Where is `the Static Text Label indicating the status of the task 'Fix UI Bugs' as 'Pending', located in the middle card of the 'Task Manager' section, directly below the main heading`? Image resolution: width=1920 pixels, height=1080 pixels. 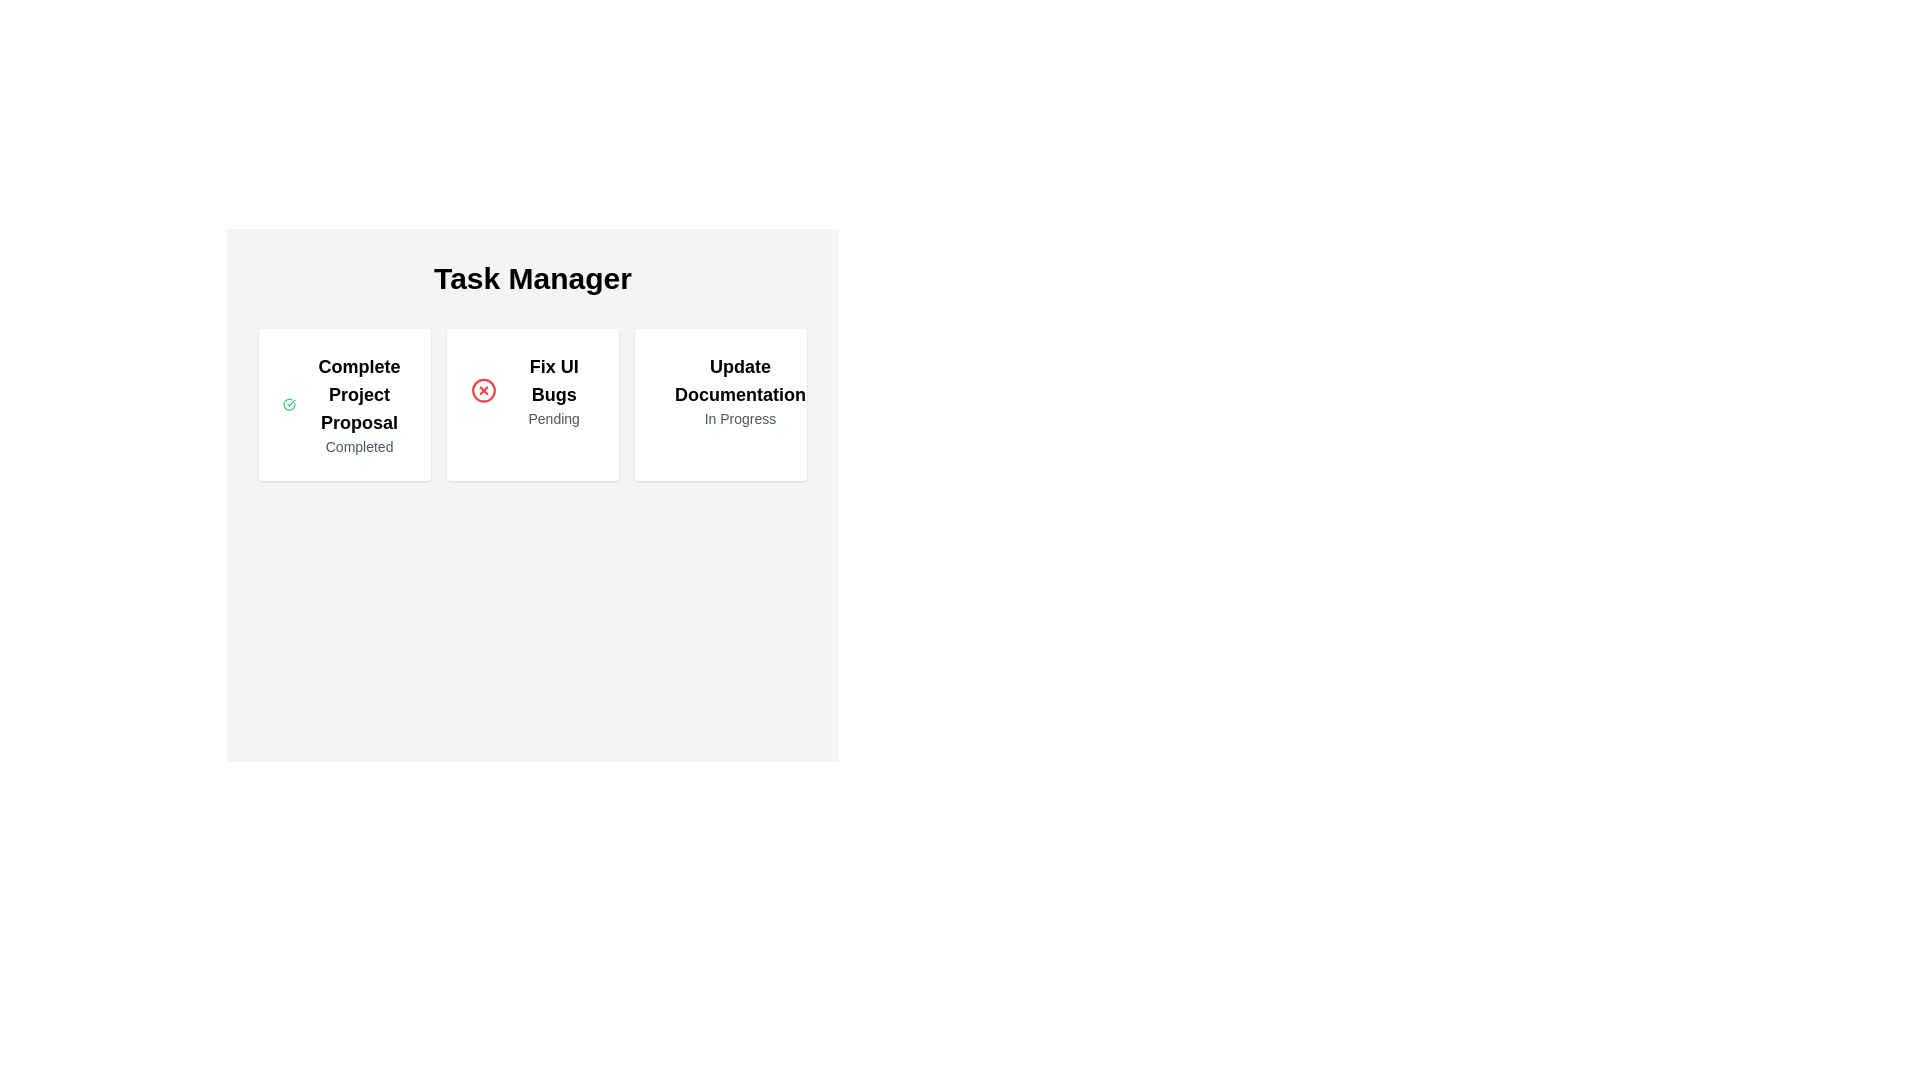 the Static Text Label indicating the status of the task 'Fix UI Bugs' as 'Pending', located in the middle card of the 'Task Manager' section, directly below the main heading is located at coordinates (554, 418).